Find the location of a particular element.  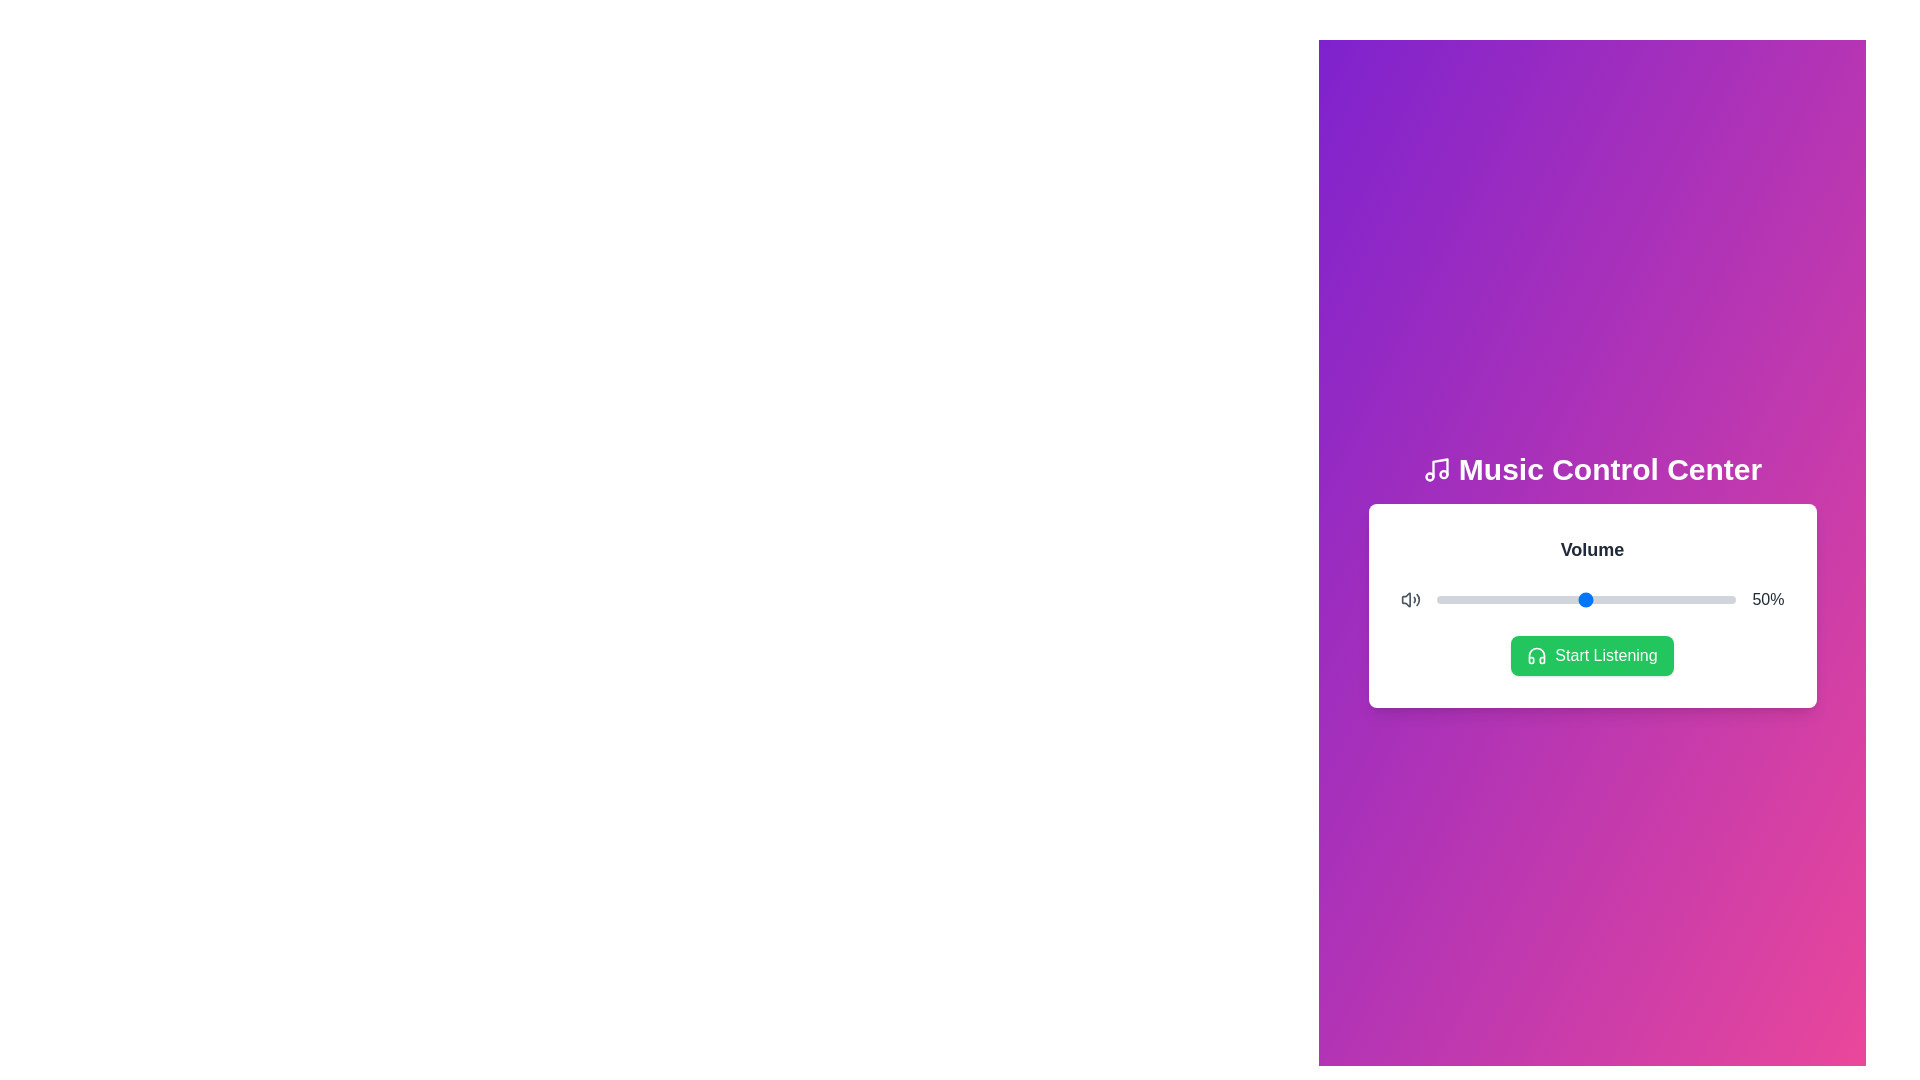

the volume slider to 21% is located at coordinates (1499, 599).